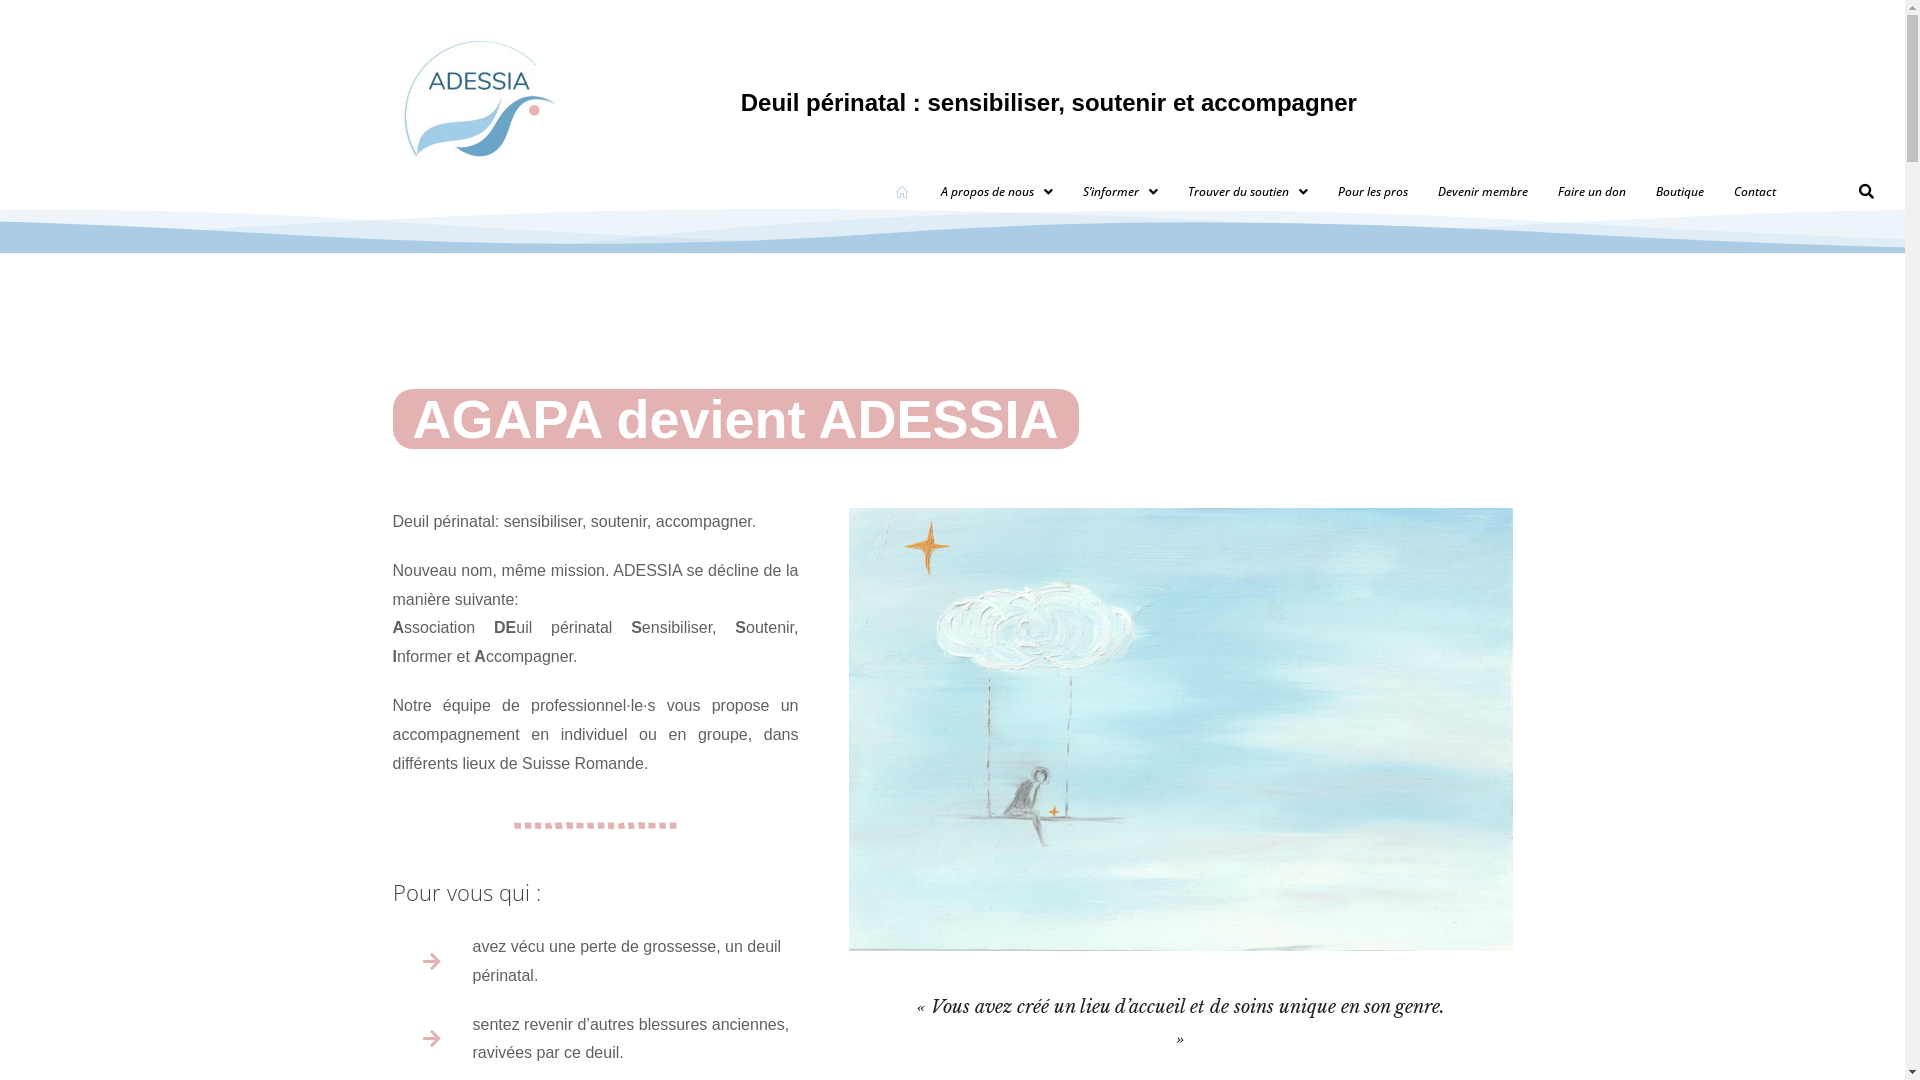 This screenshot has width=1920, height=1080. What do you see at coordinates (1591, 192) in the screenshot?
I see `'Faire un don'` at bounding box center [1591, 192].